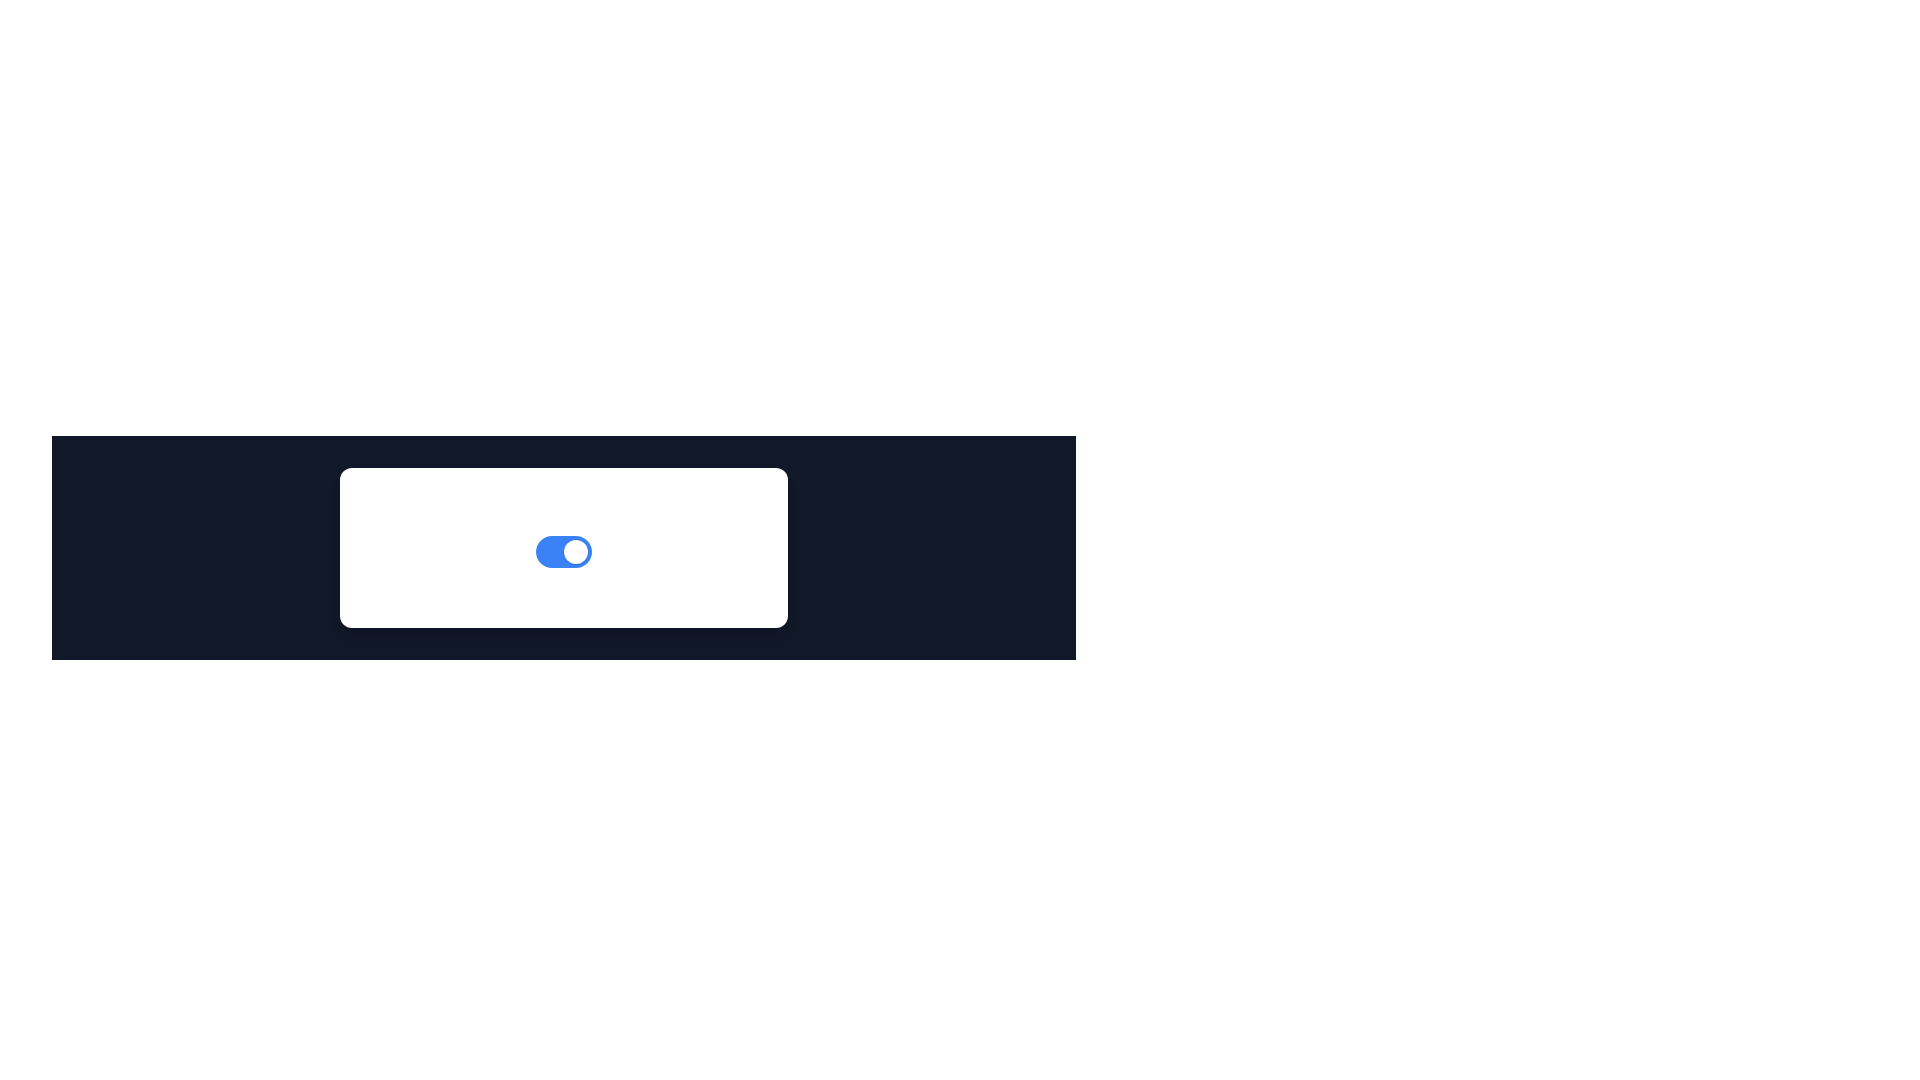  I want to click on the toggle switch position, so click(555, 551).